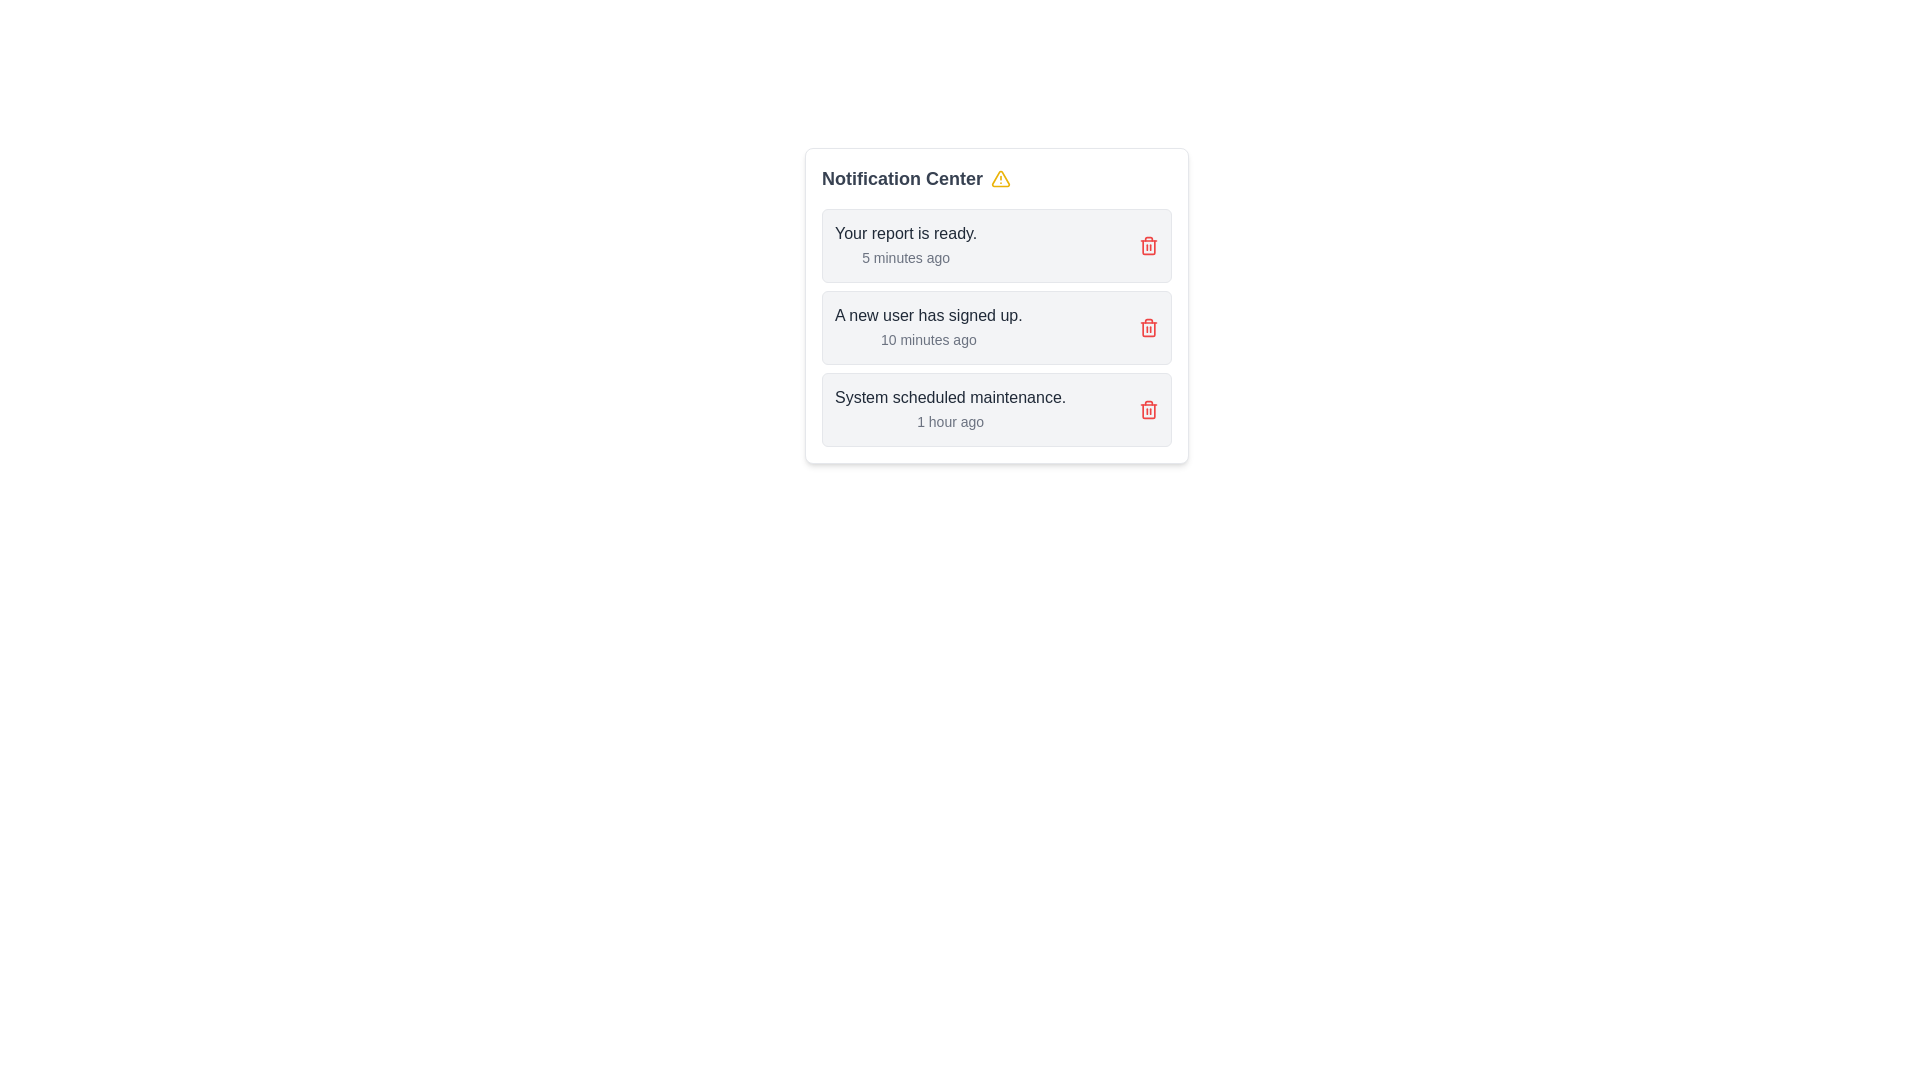  Describe the element at coordinates (997, 408) in the screenshot. I see `the third notification card in the Notification Center that displays a system update notification` at that location.